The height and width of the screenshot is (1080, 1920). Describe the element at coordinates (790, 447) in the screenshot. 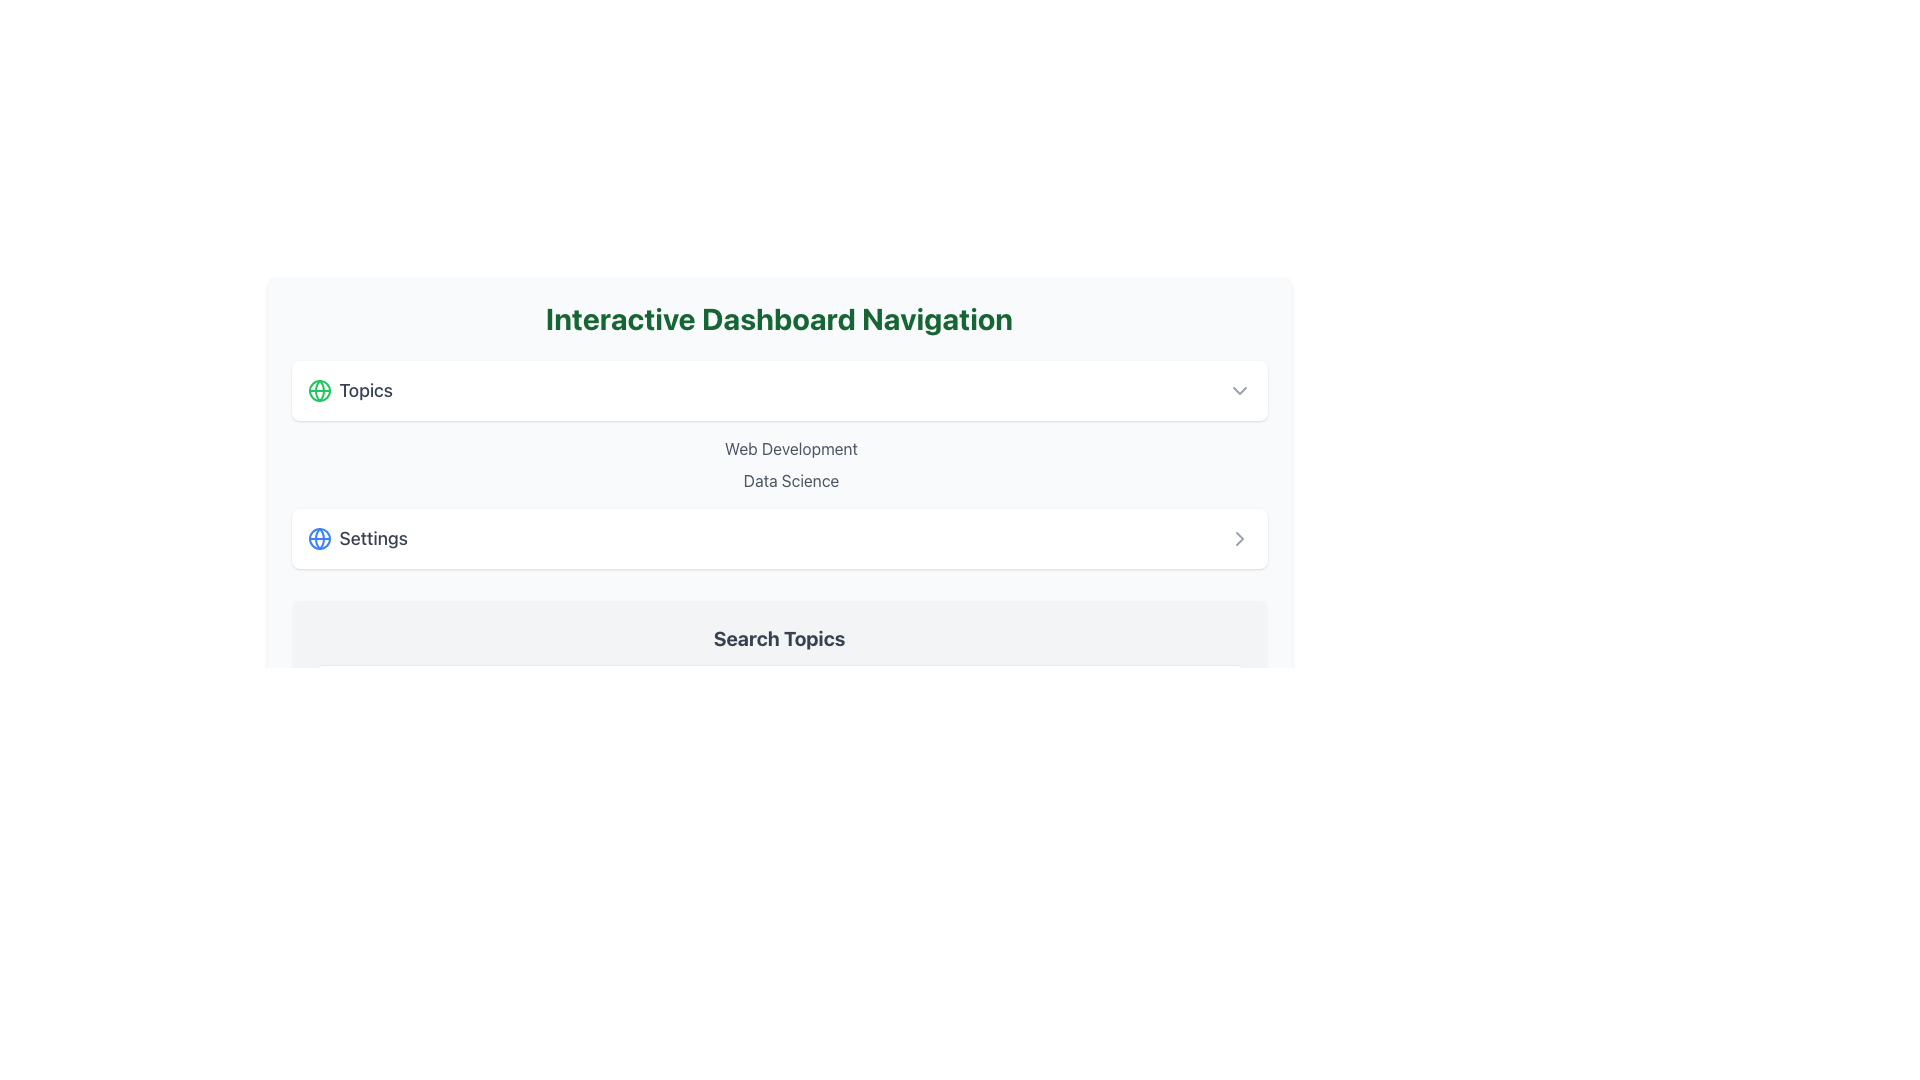

I see `the hyperlink labeled 'Web Development' under the 'Interactive Dashboard Navigation' section` at that location.